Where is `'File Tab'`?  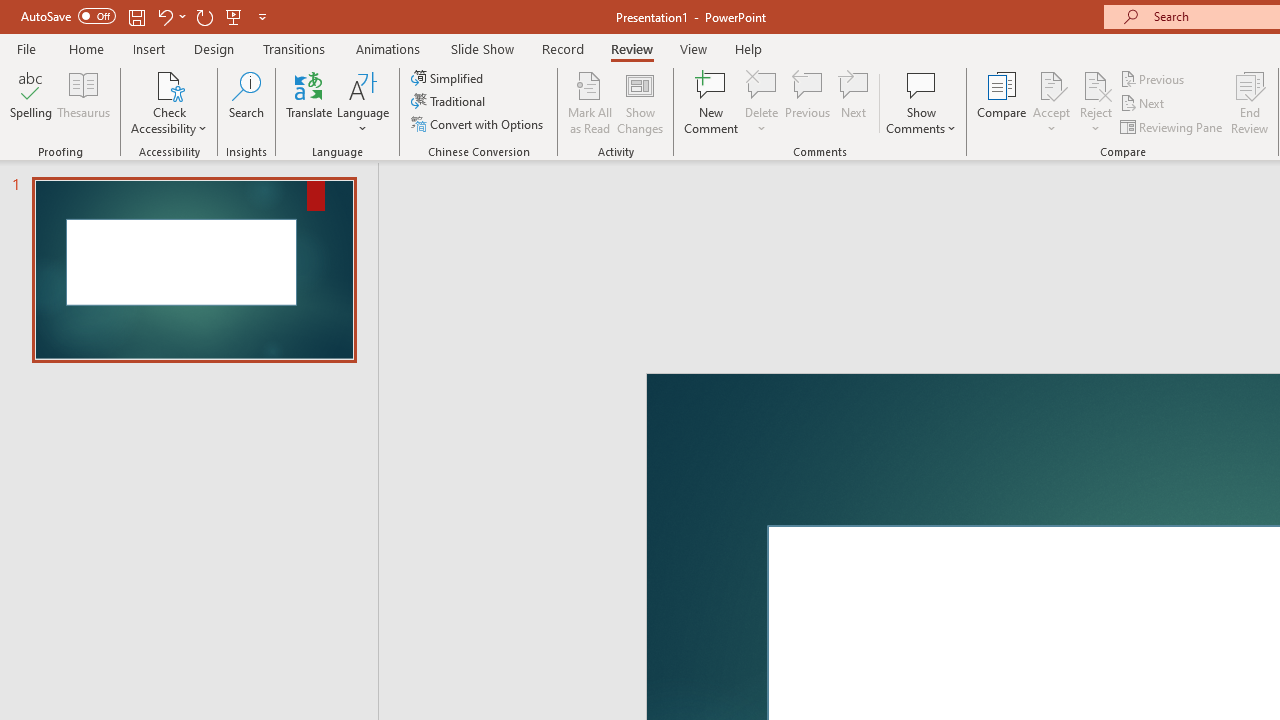 'File Tab' is located at coordinates (26, 47).